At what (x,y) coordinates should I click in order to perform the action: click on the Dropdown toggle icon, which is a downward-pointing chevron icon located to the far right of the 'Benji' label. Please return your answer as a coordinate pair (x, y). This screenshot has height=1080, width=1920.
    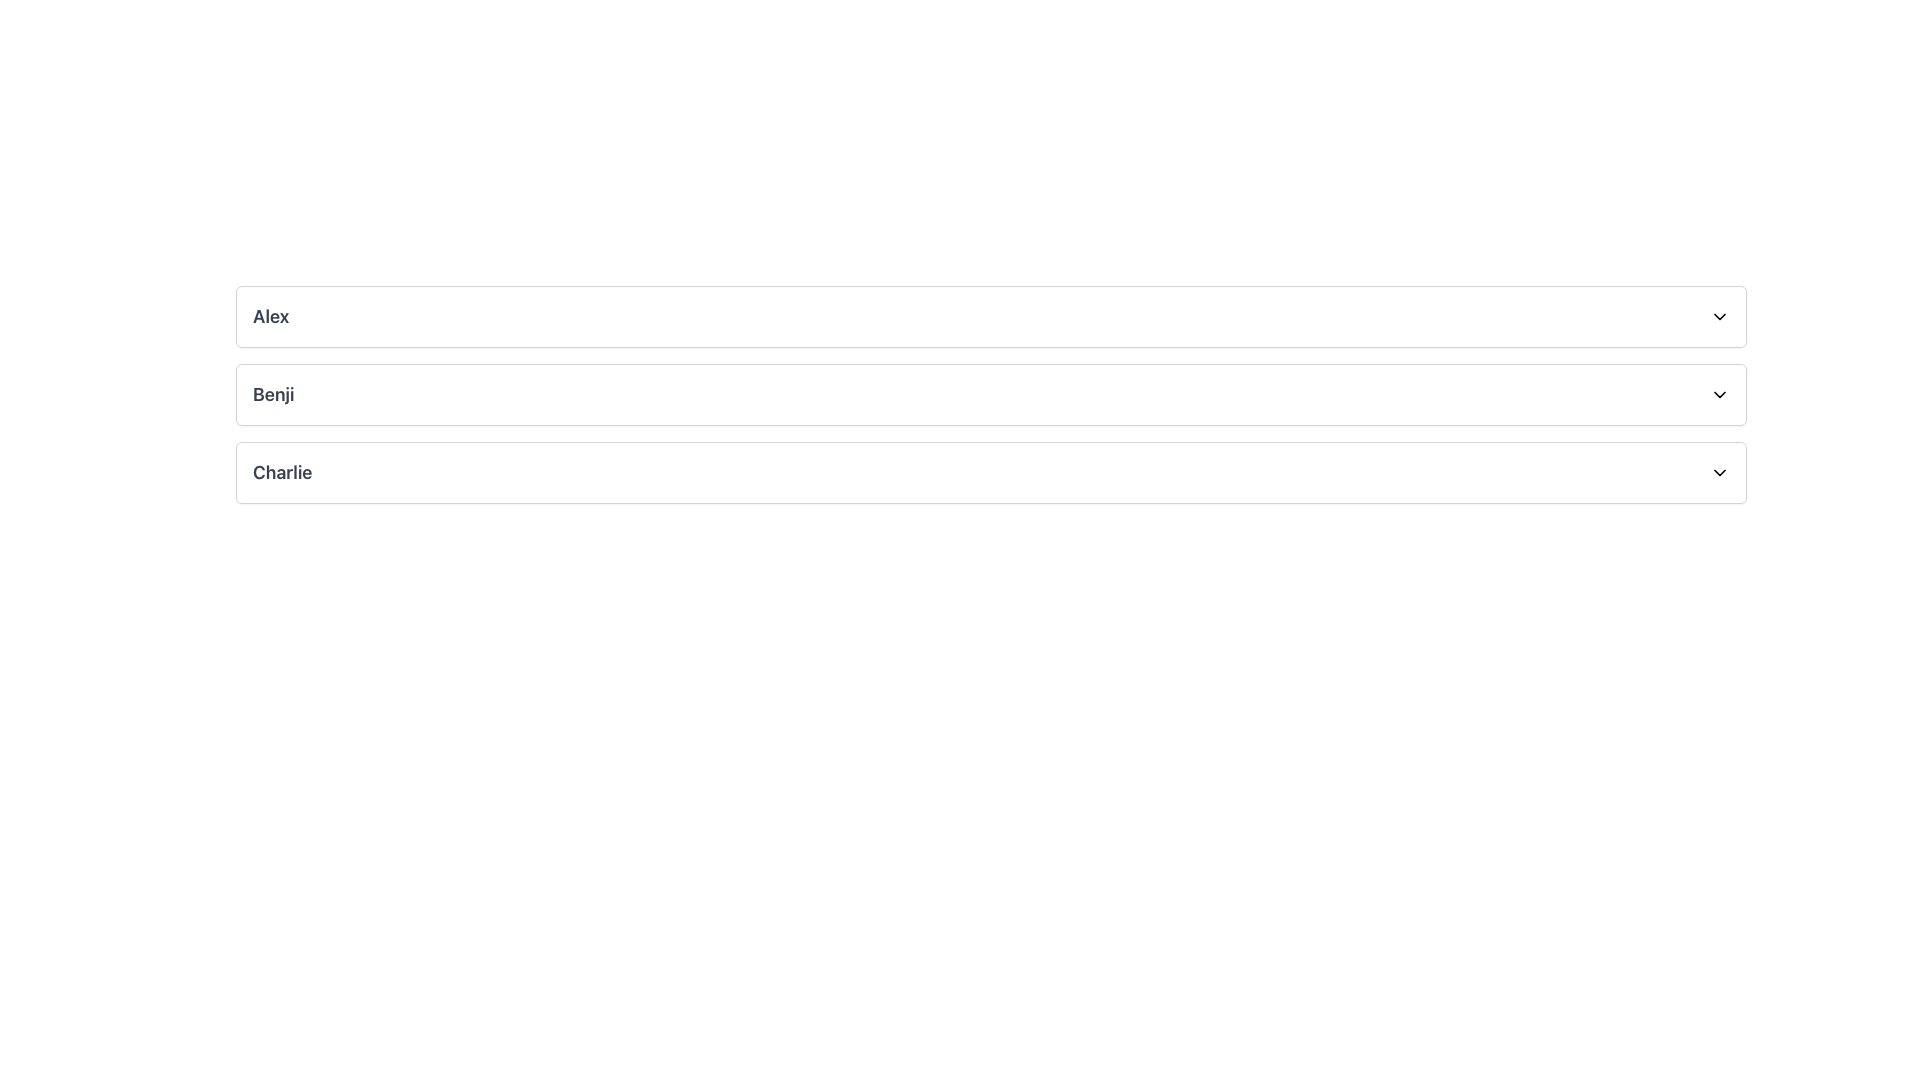
    Looking at the image, I should click on (1718, 394).